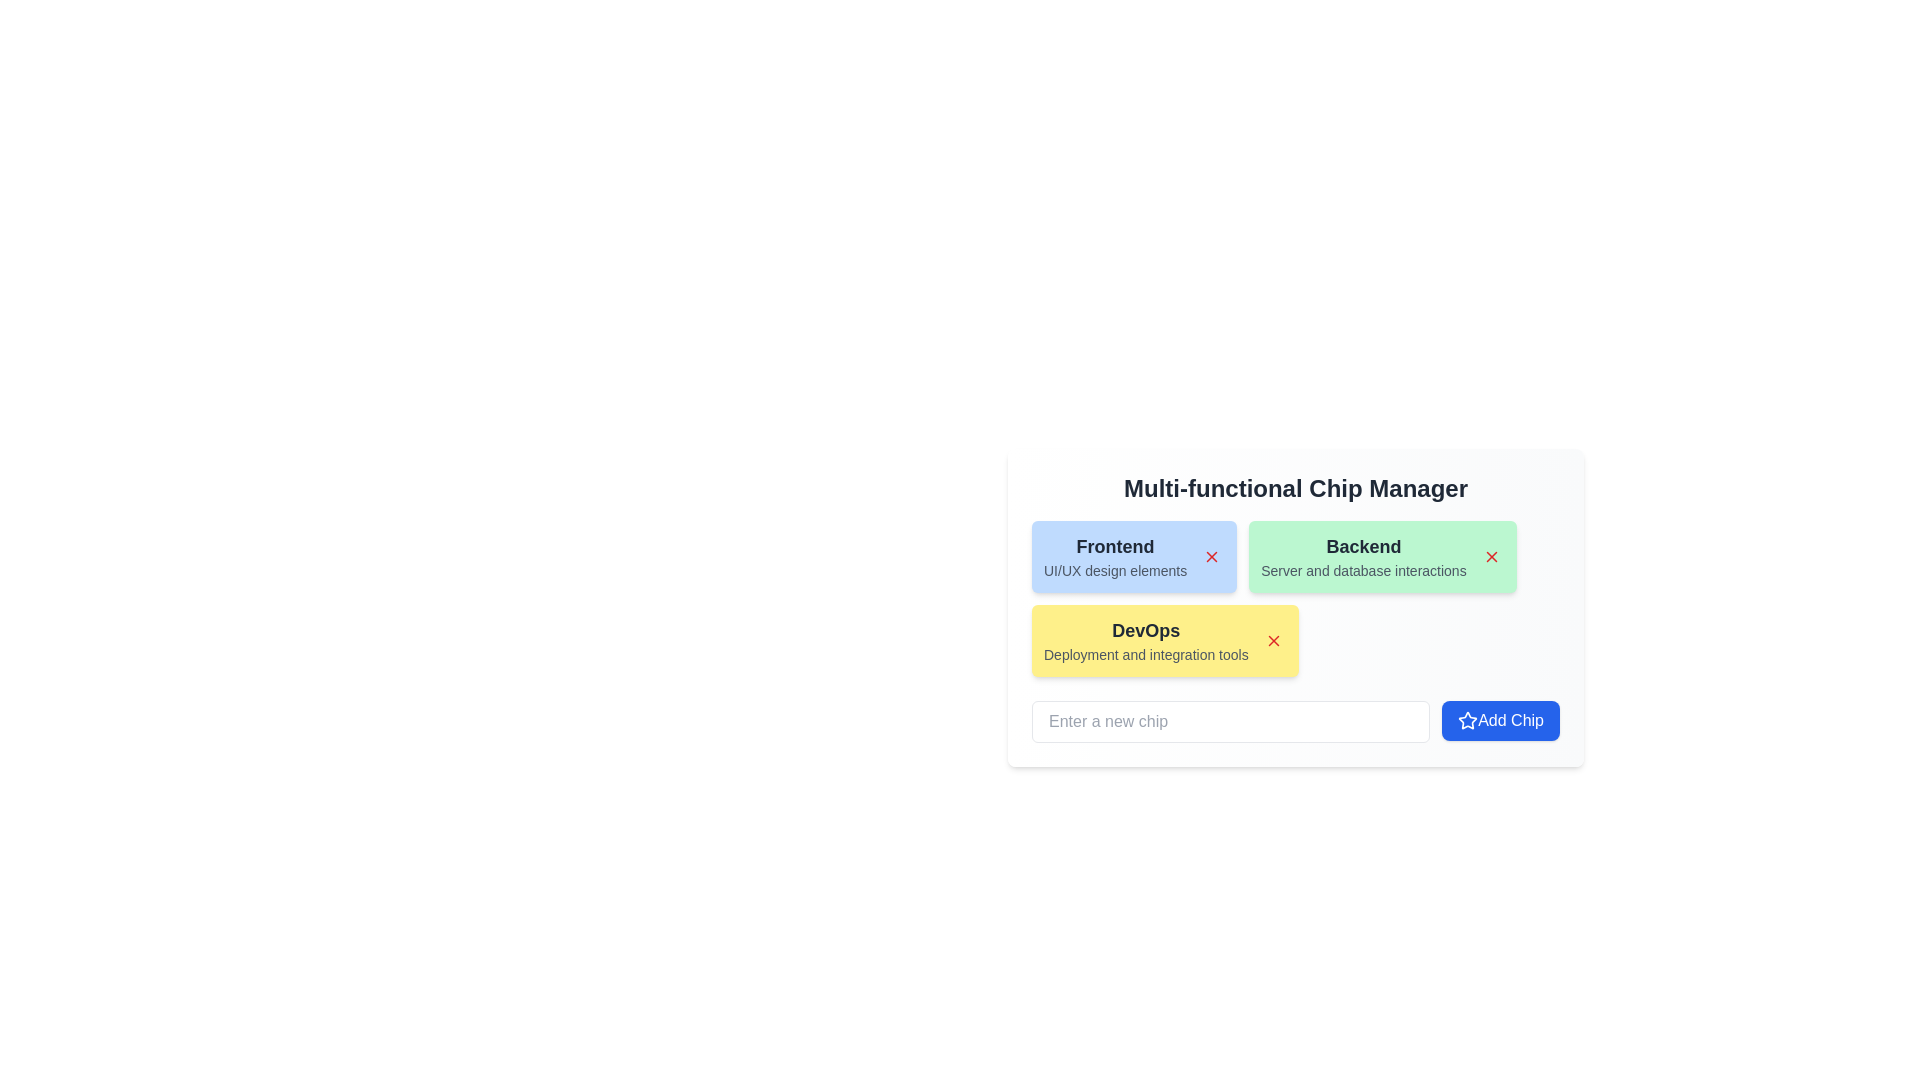  Describe the element at coordinates (1146, 631) in the screenshot. I see `the text label 'DevOps', which is bold and prominently displayed against a yellow background, located below the 'Frontend' and 'Backend' cards` at that location.